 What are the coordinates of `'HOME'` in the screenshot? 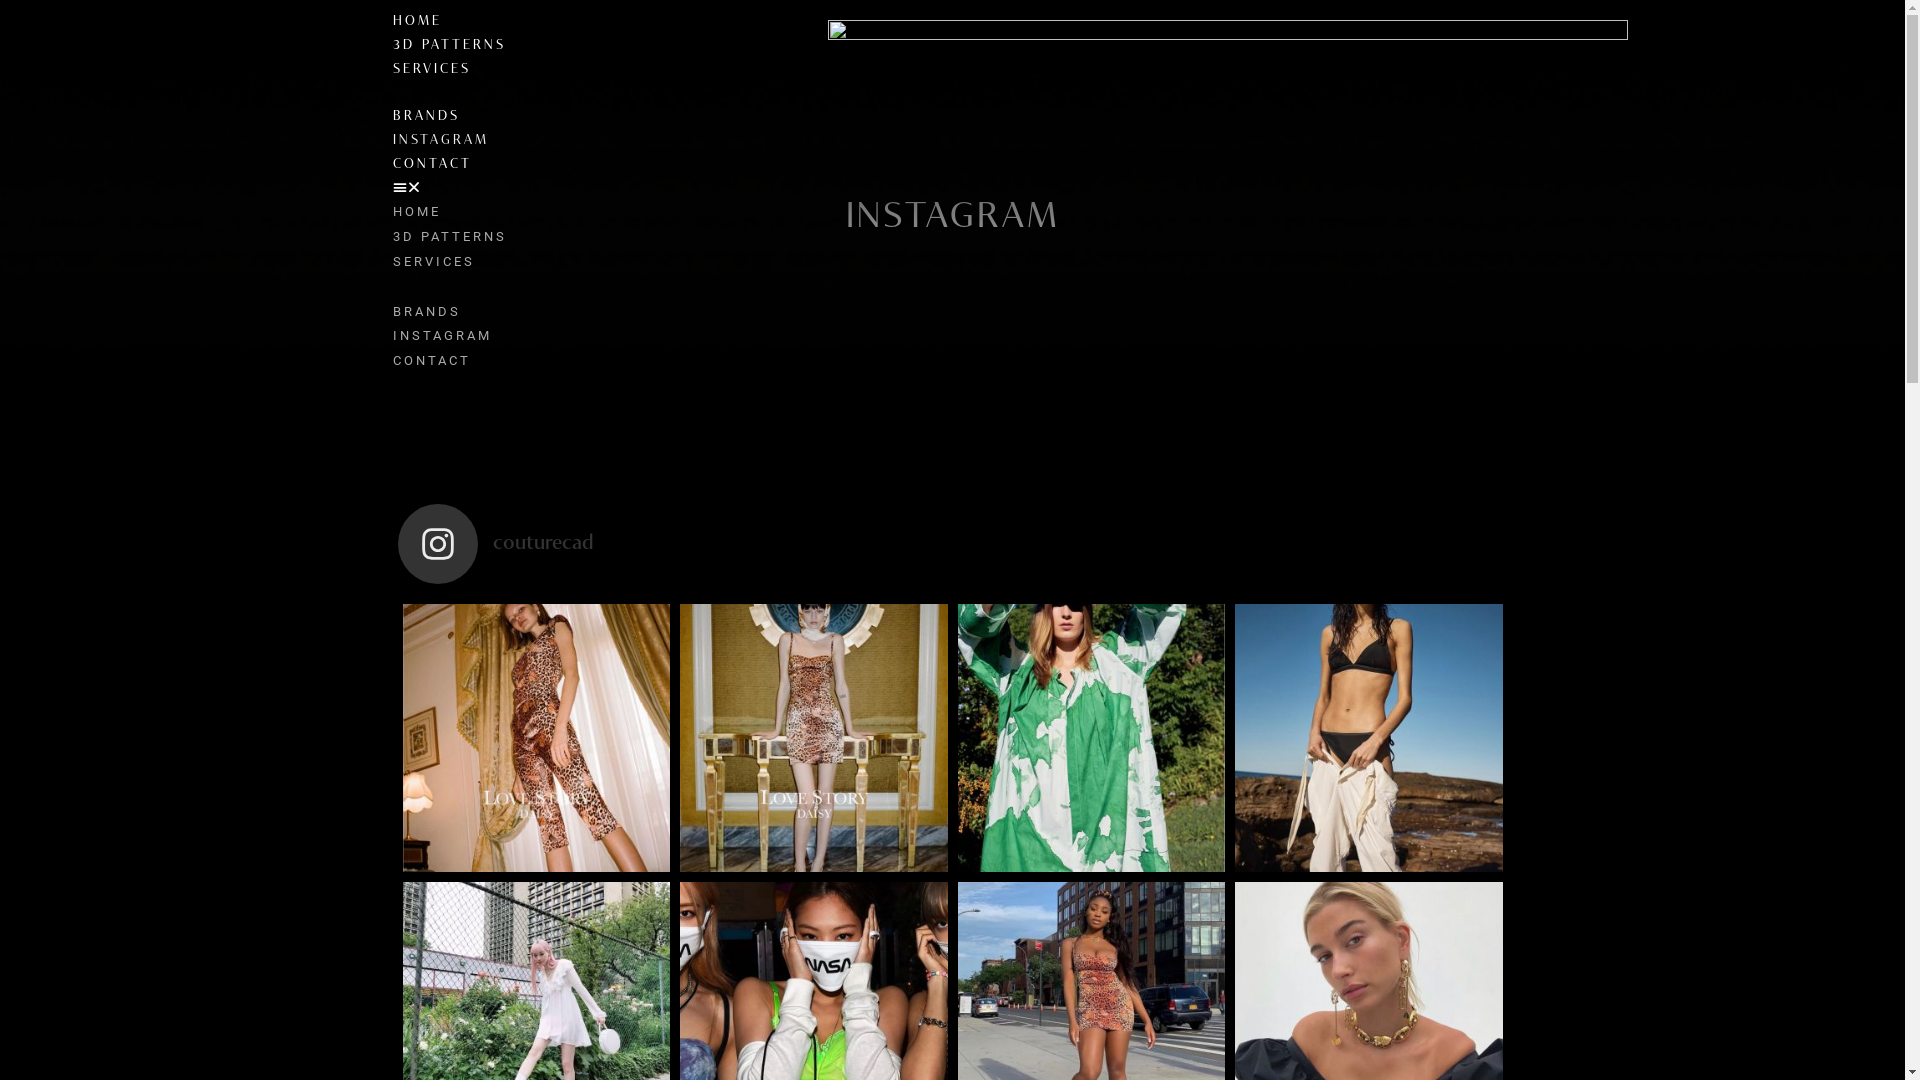 It's located at (415, 211).